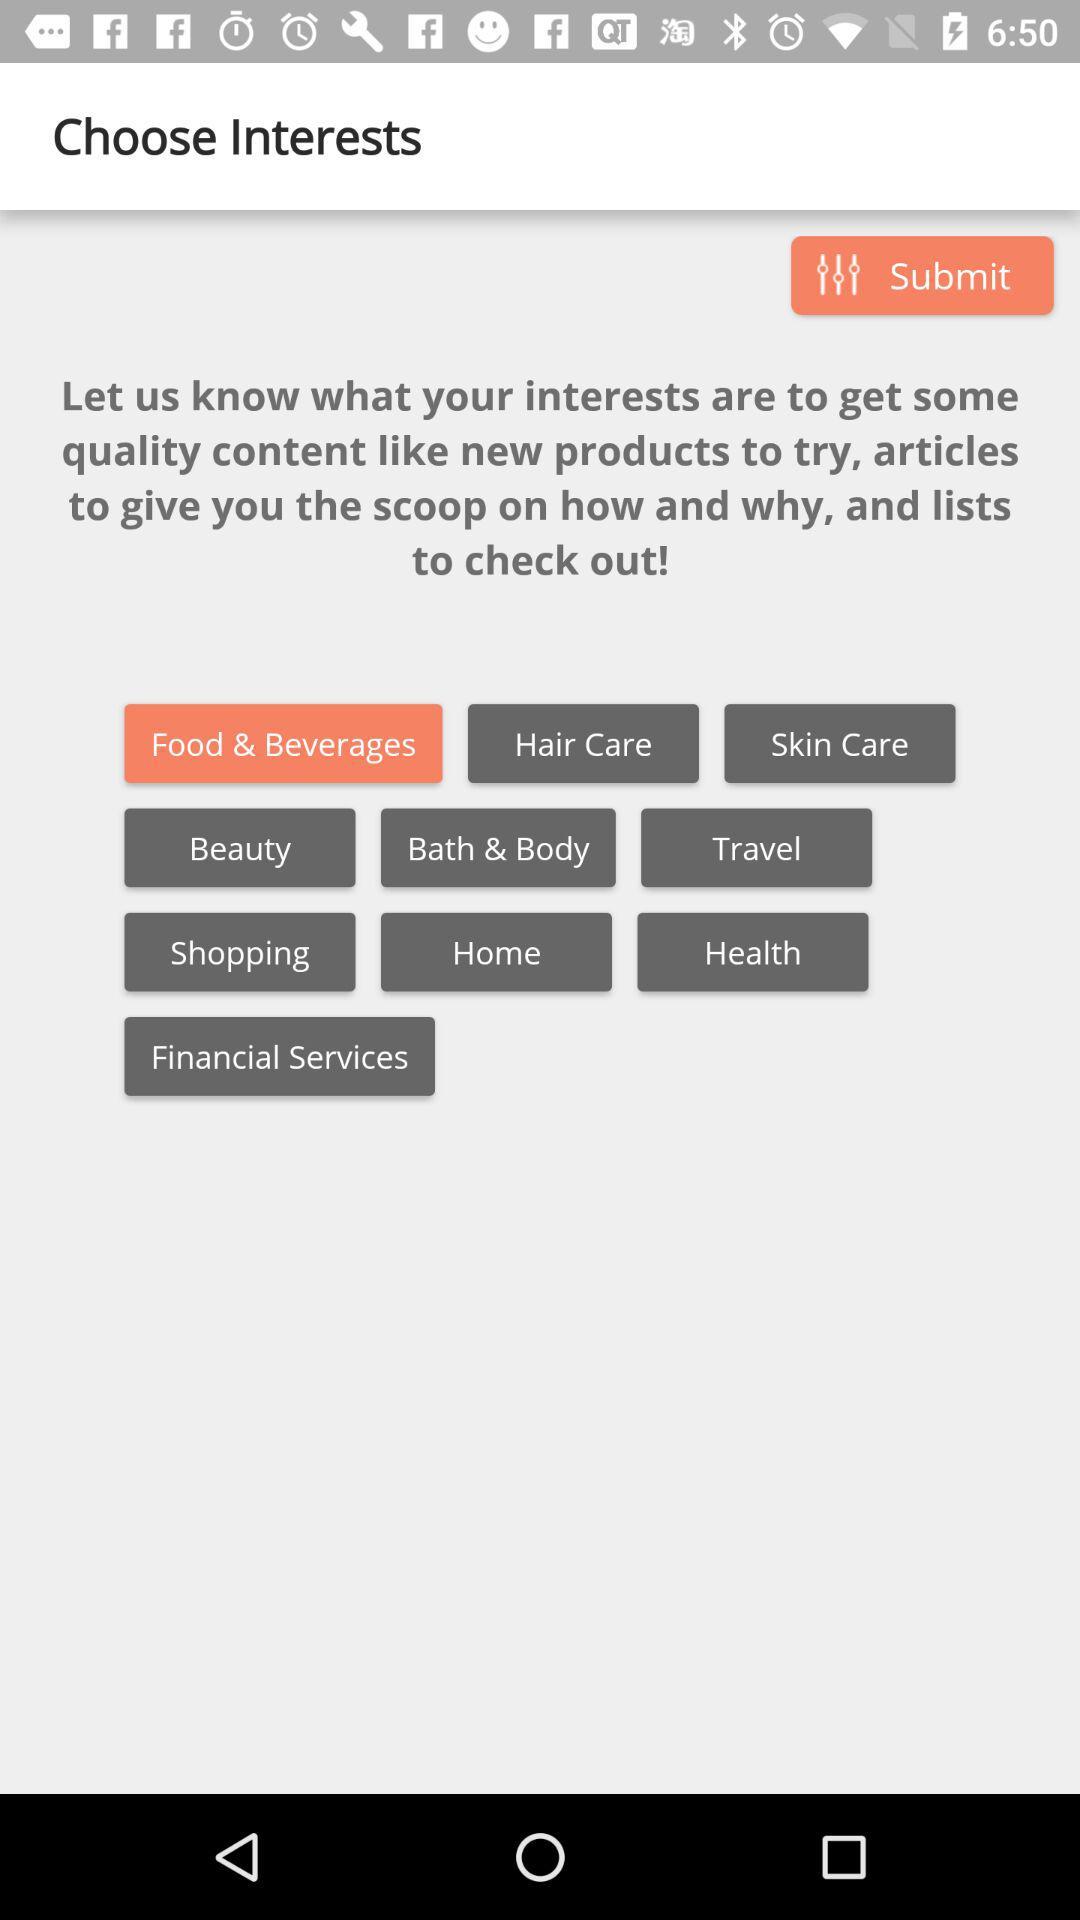 Image resolution: width=1080 pixels, height=1920 pixels. What do you see at coordinates (497, 847) in the screenshot?
I see `the bath & body item` at bounding box center [497, 847].